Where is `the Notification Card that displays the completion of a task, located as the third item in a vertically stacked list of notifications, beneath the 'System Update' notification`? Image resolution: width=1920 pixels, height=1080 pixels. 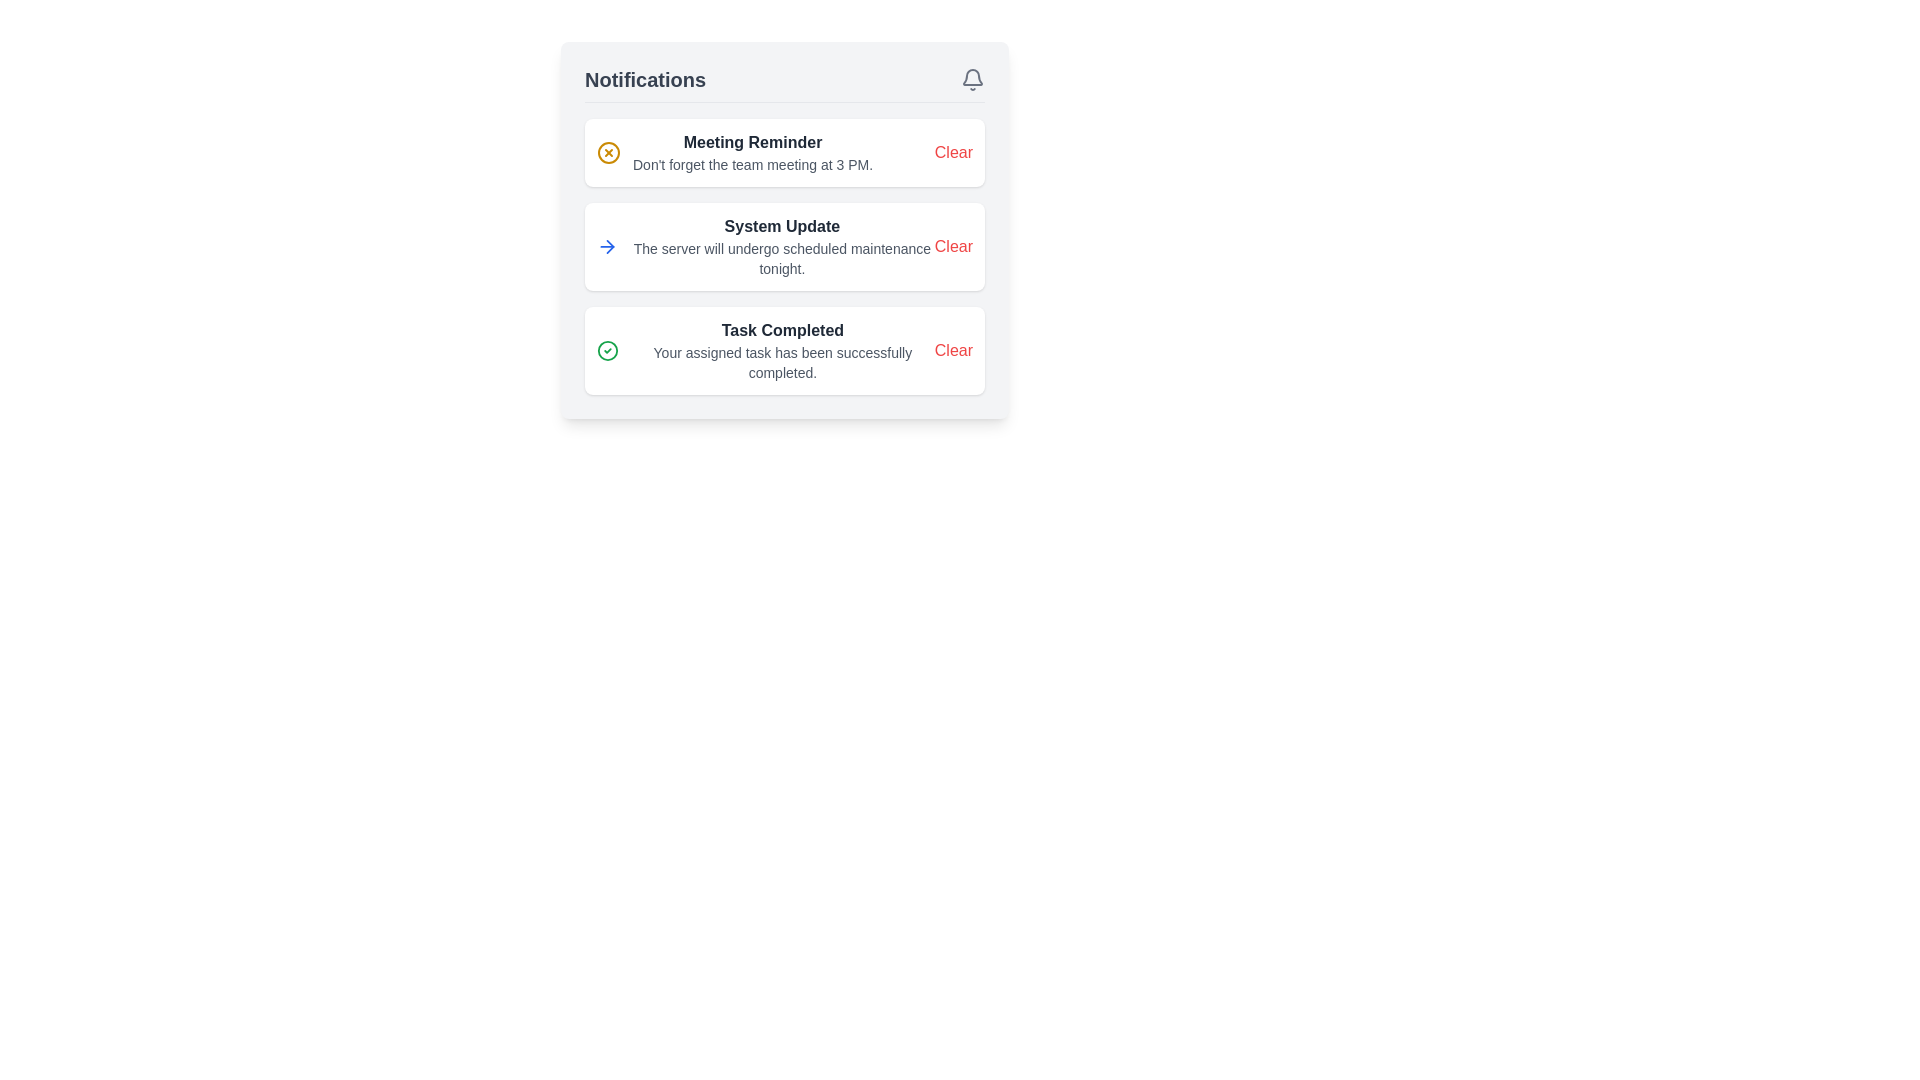
the Notification Card that displays the completion of a task, located as the third item in a vertically stacked list of notifications, beneath the 'System Update' notification is located at coordinates (784, 350).